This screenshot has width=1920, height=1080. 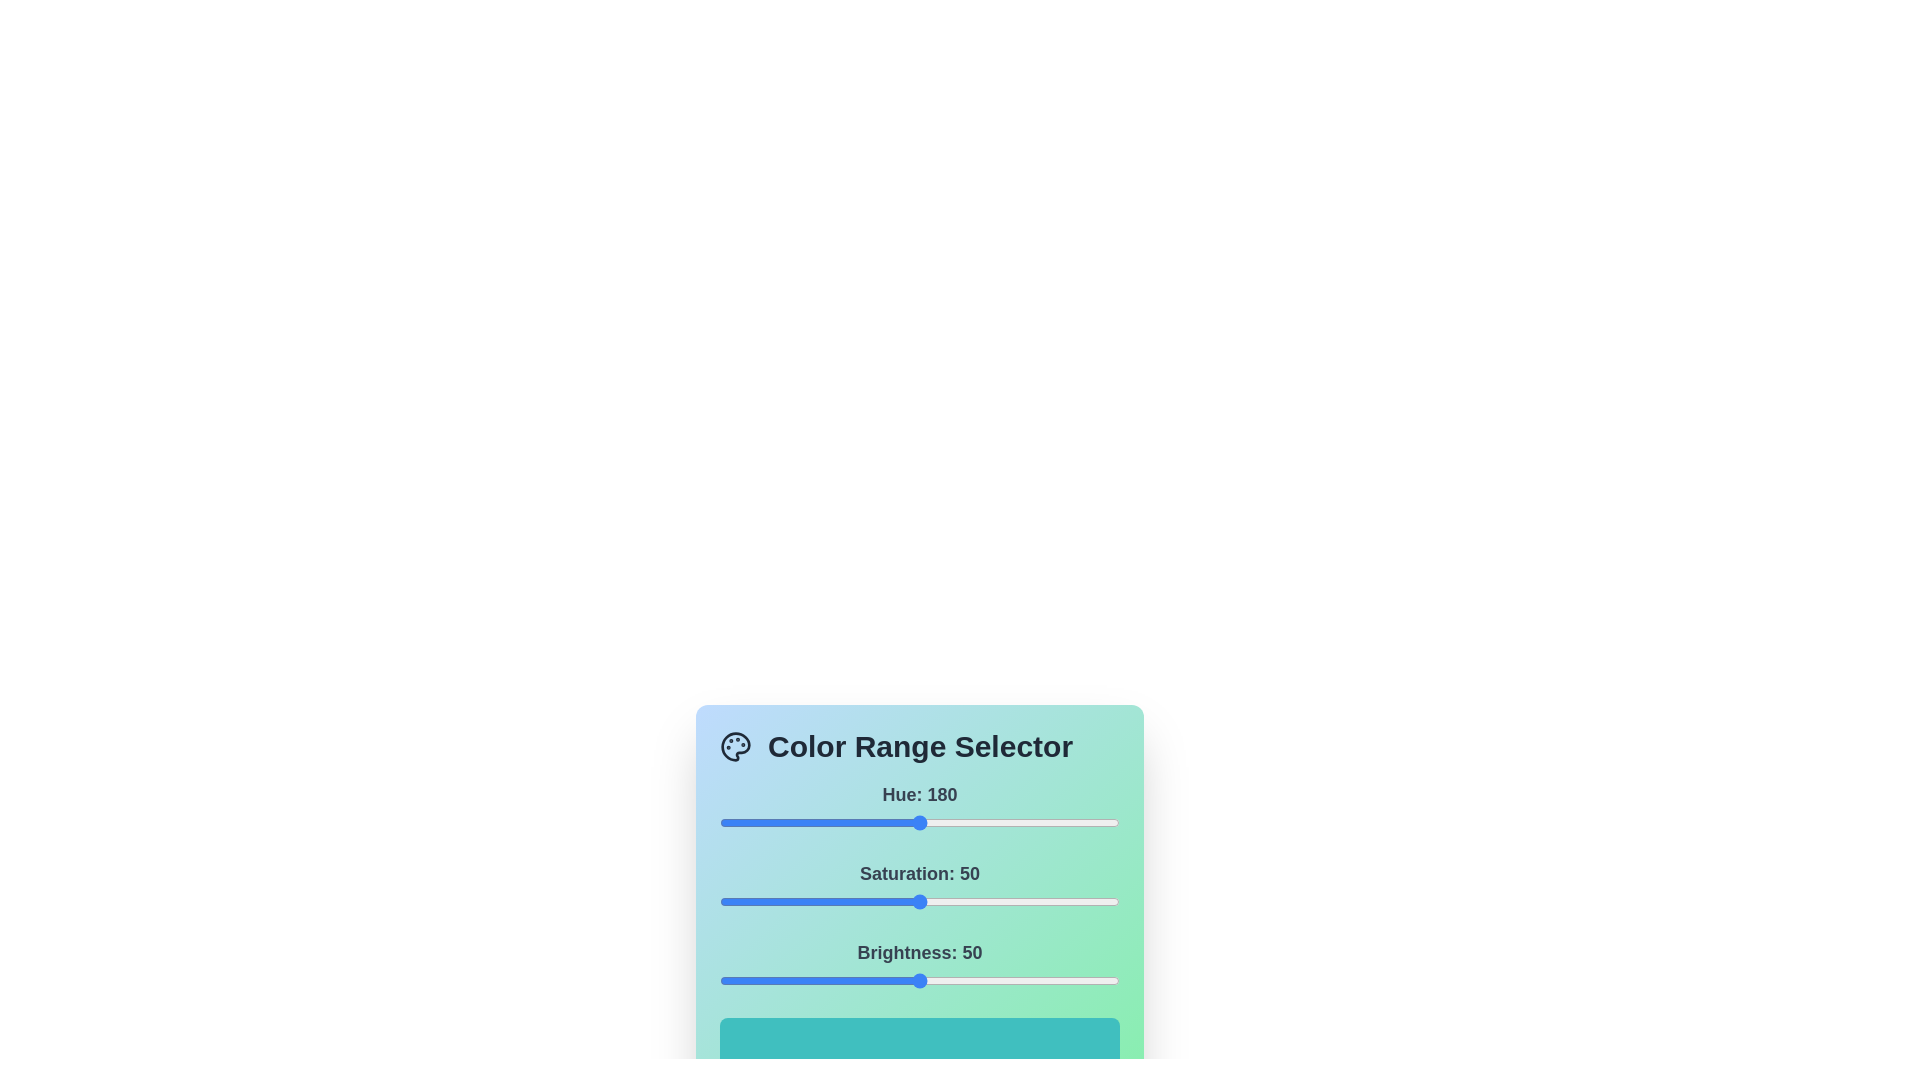 What do you see at coordinates (768, 822) in the screenshot?
I see `the 0 slider to 45` at bounding box center [768, 822].